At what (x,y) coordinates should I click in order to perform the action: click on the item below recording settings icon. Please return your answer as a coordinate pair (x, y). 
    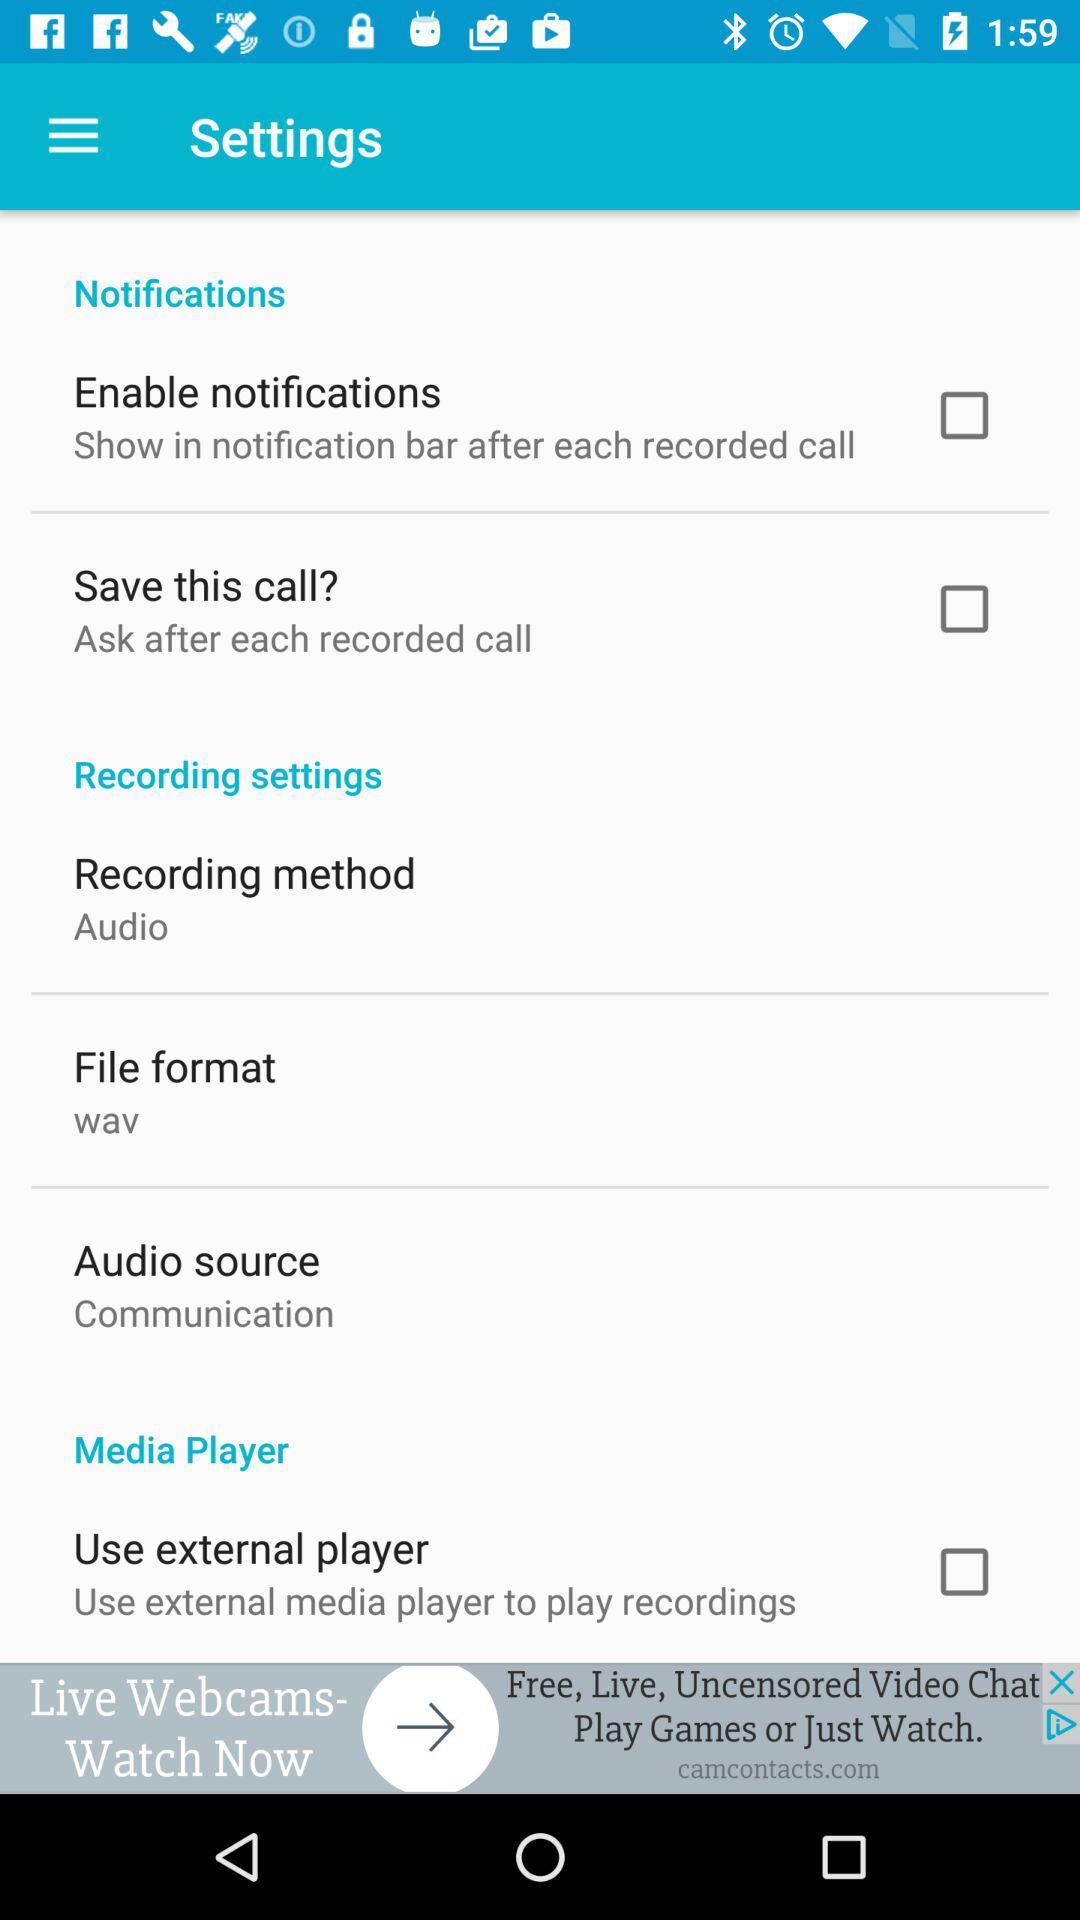
    Looking at the image, I should click on (243, 867).